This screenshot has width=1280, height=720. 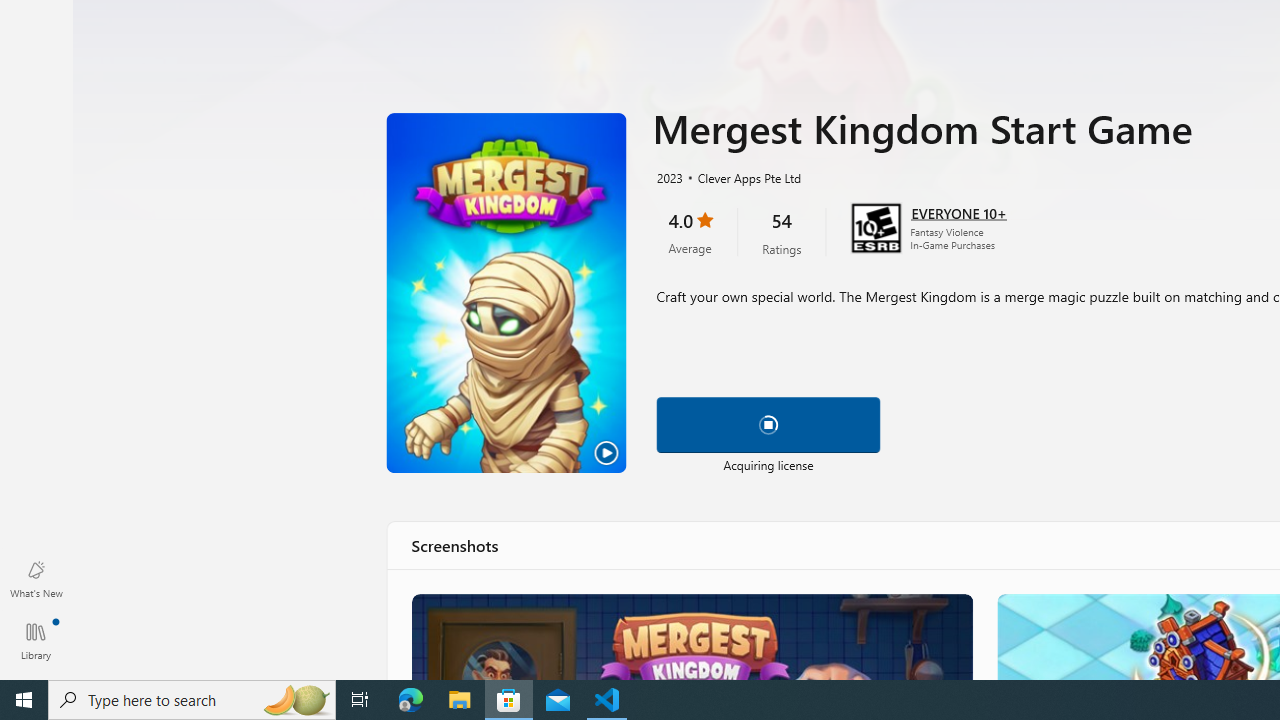 What do you see at coordinates (767, 423) in the screenshot?
I see `'Pause download'` at bounding box center [767, 423].